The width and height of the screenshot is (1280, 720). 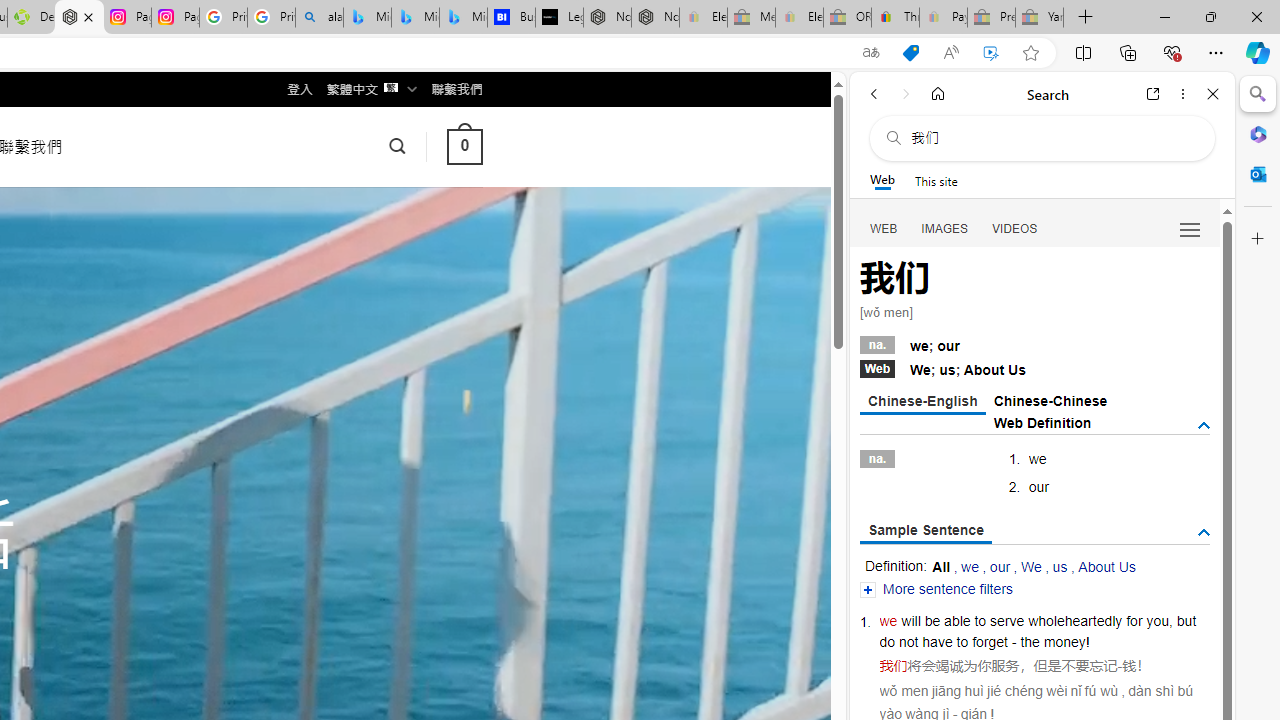 What do you see at coordinates (1063, 642) in the screenshot?
I see `'money'` at bounding box center [1063, 642].